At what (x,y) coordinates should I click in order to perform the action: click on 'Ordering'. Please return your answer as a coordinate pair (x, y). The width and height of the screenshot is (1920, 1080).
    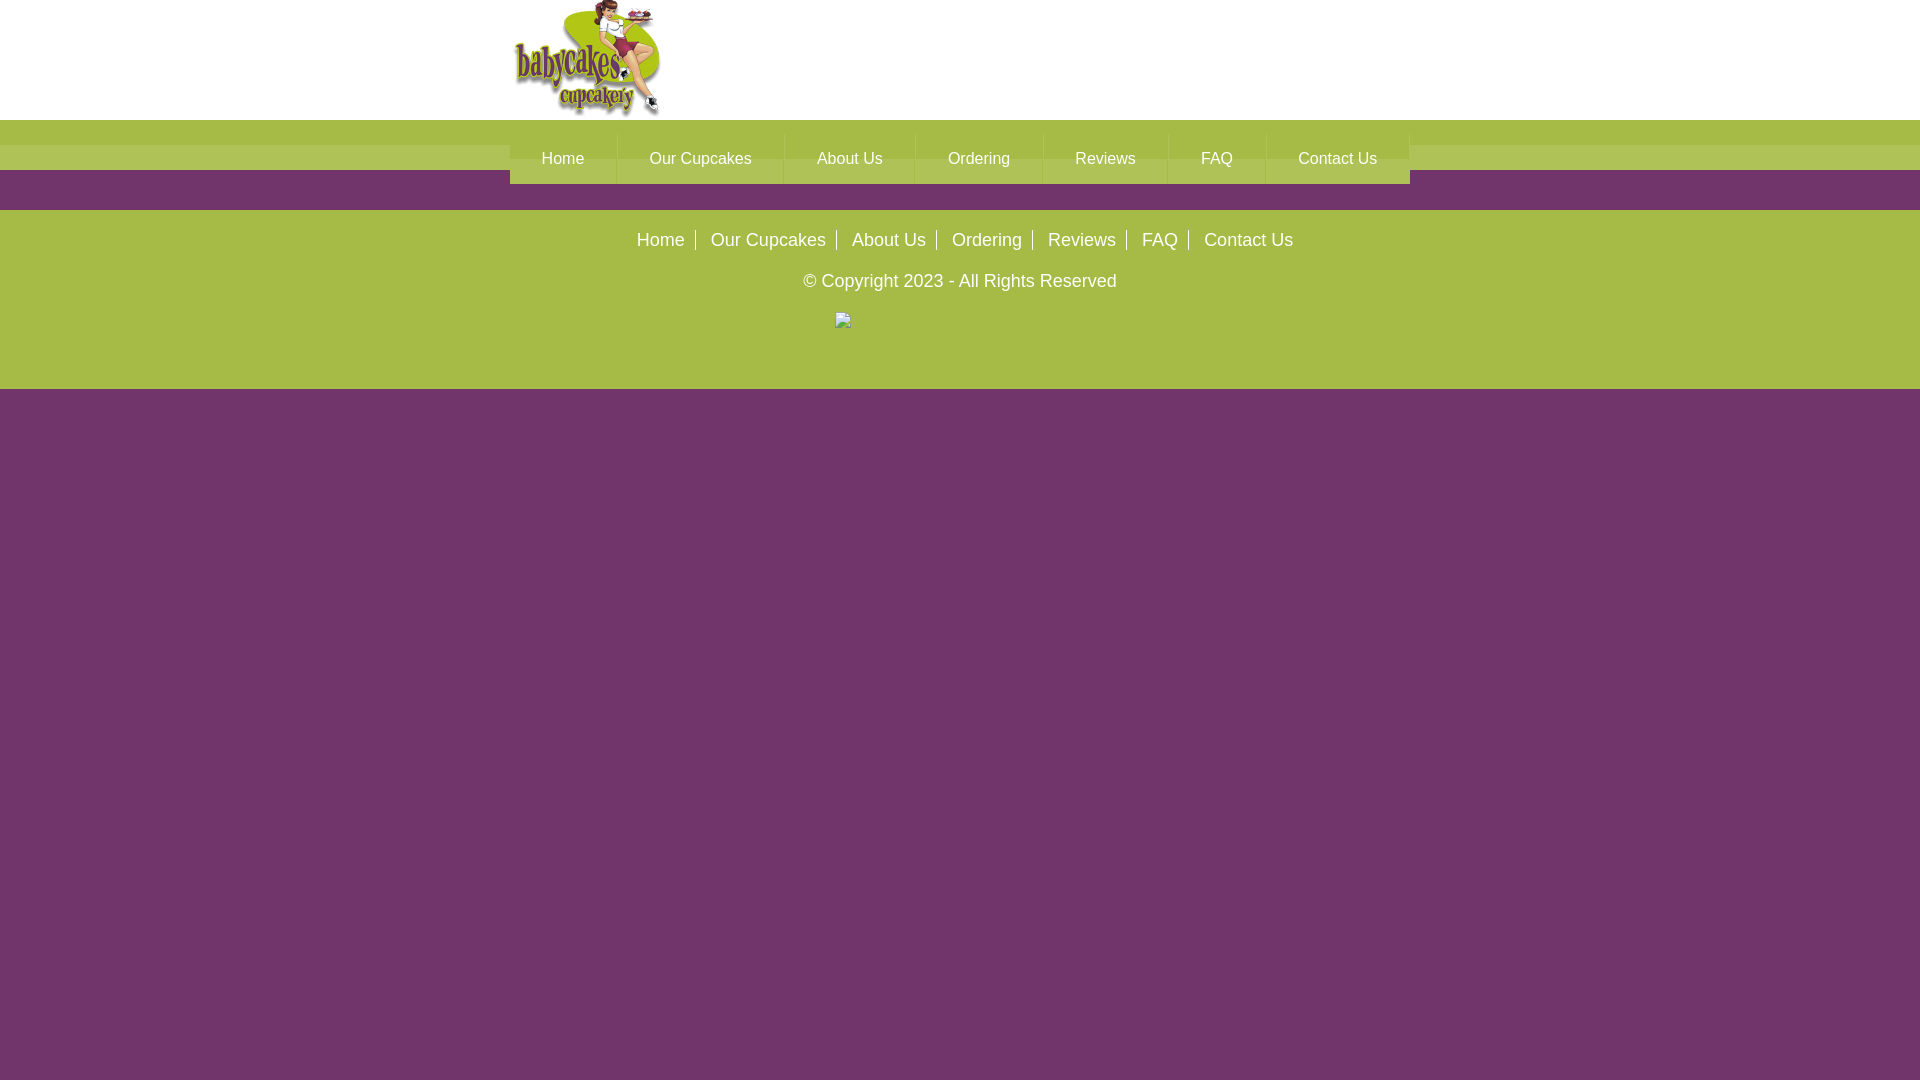
    Looking at the image, I should click on (915, 157).